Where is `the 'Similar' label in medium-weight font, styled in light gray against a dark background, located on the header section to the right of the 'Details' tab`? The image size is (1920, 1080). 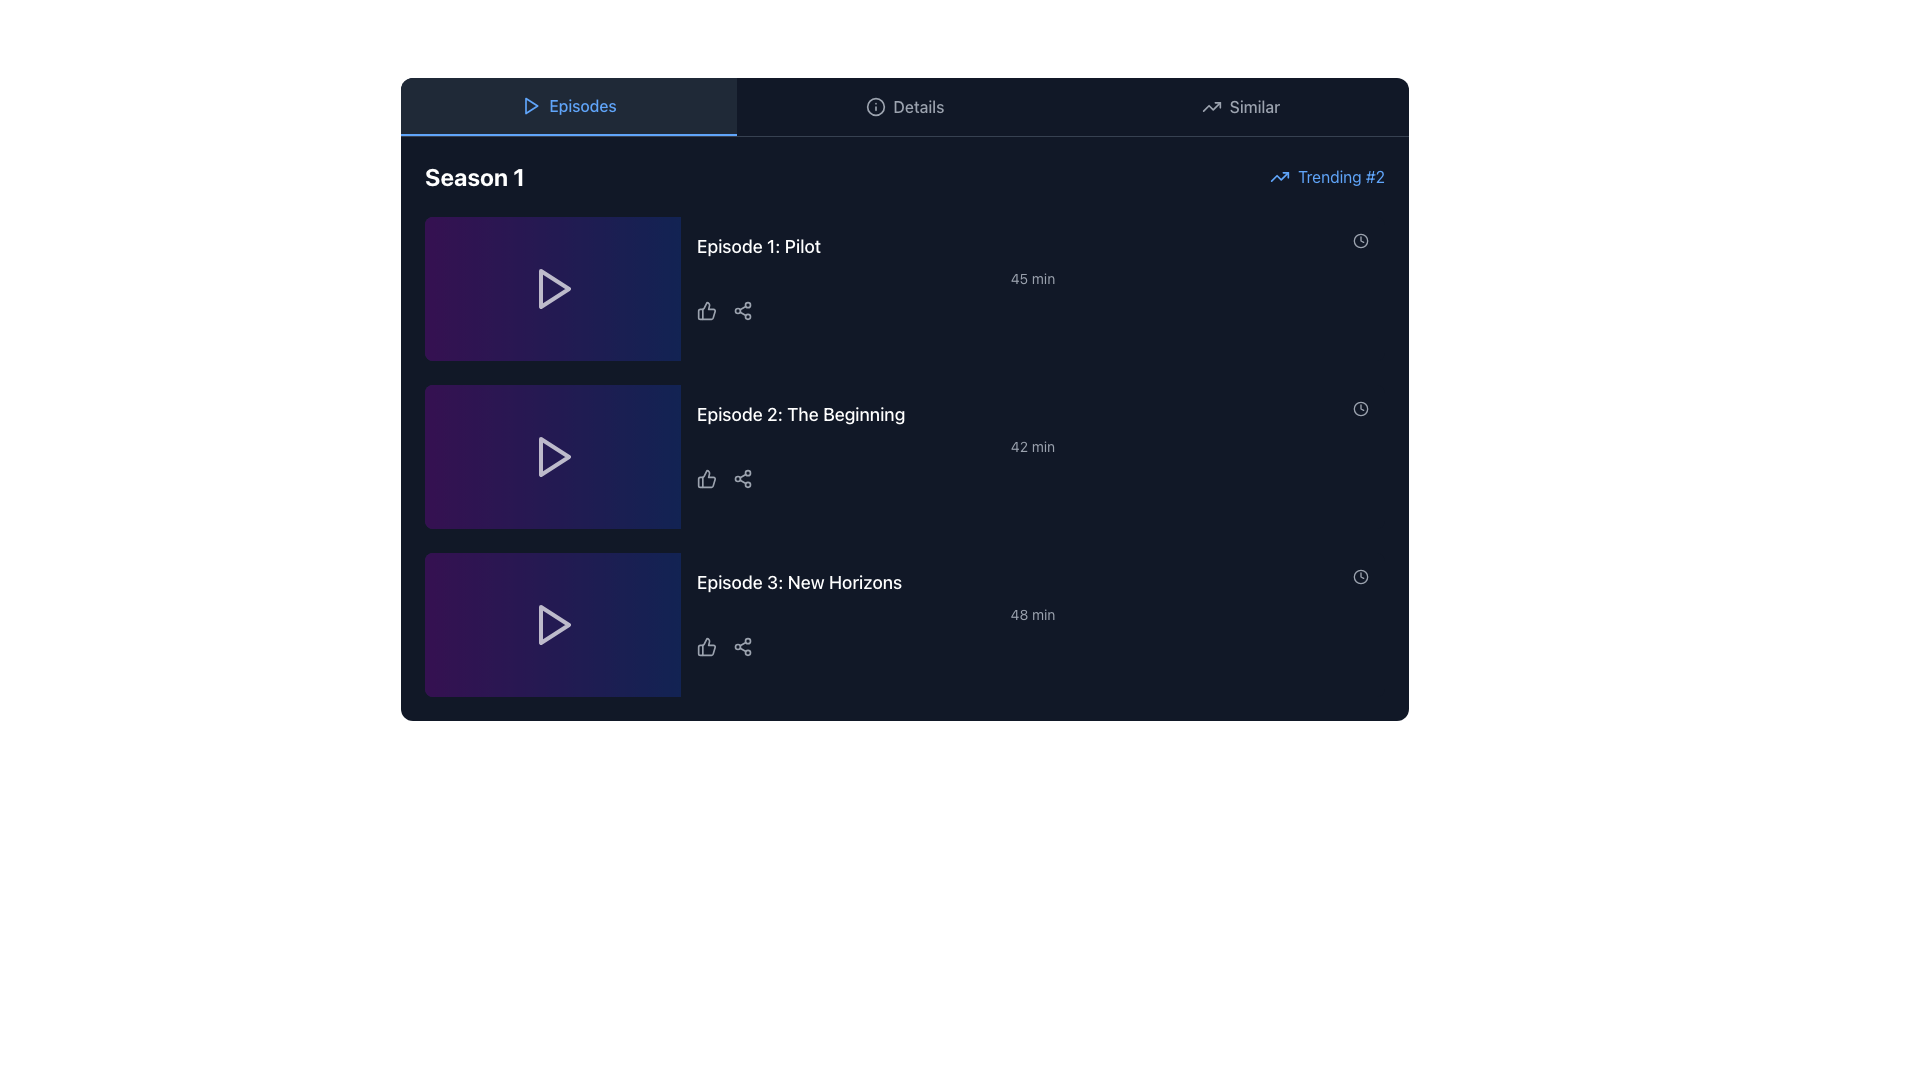 the 'Similar' label in medium-weight font, styled in light gray against a dark background, located on the header section to the right of the 'Details' tab is located at coordinates (1253, 107).